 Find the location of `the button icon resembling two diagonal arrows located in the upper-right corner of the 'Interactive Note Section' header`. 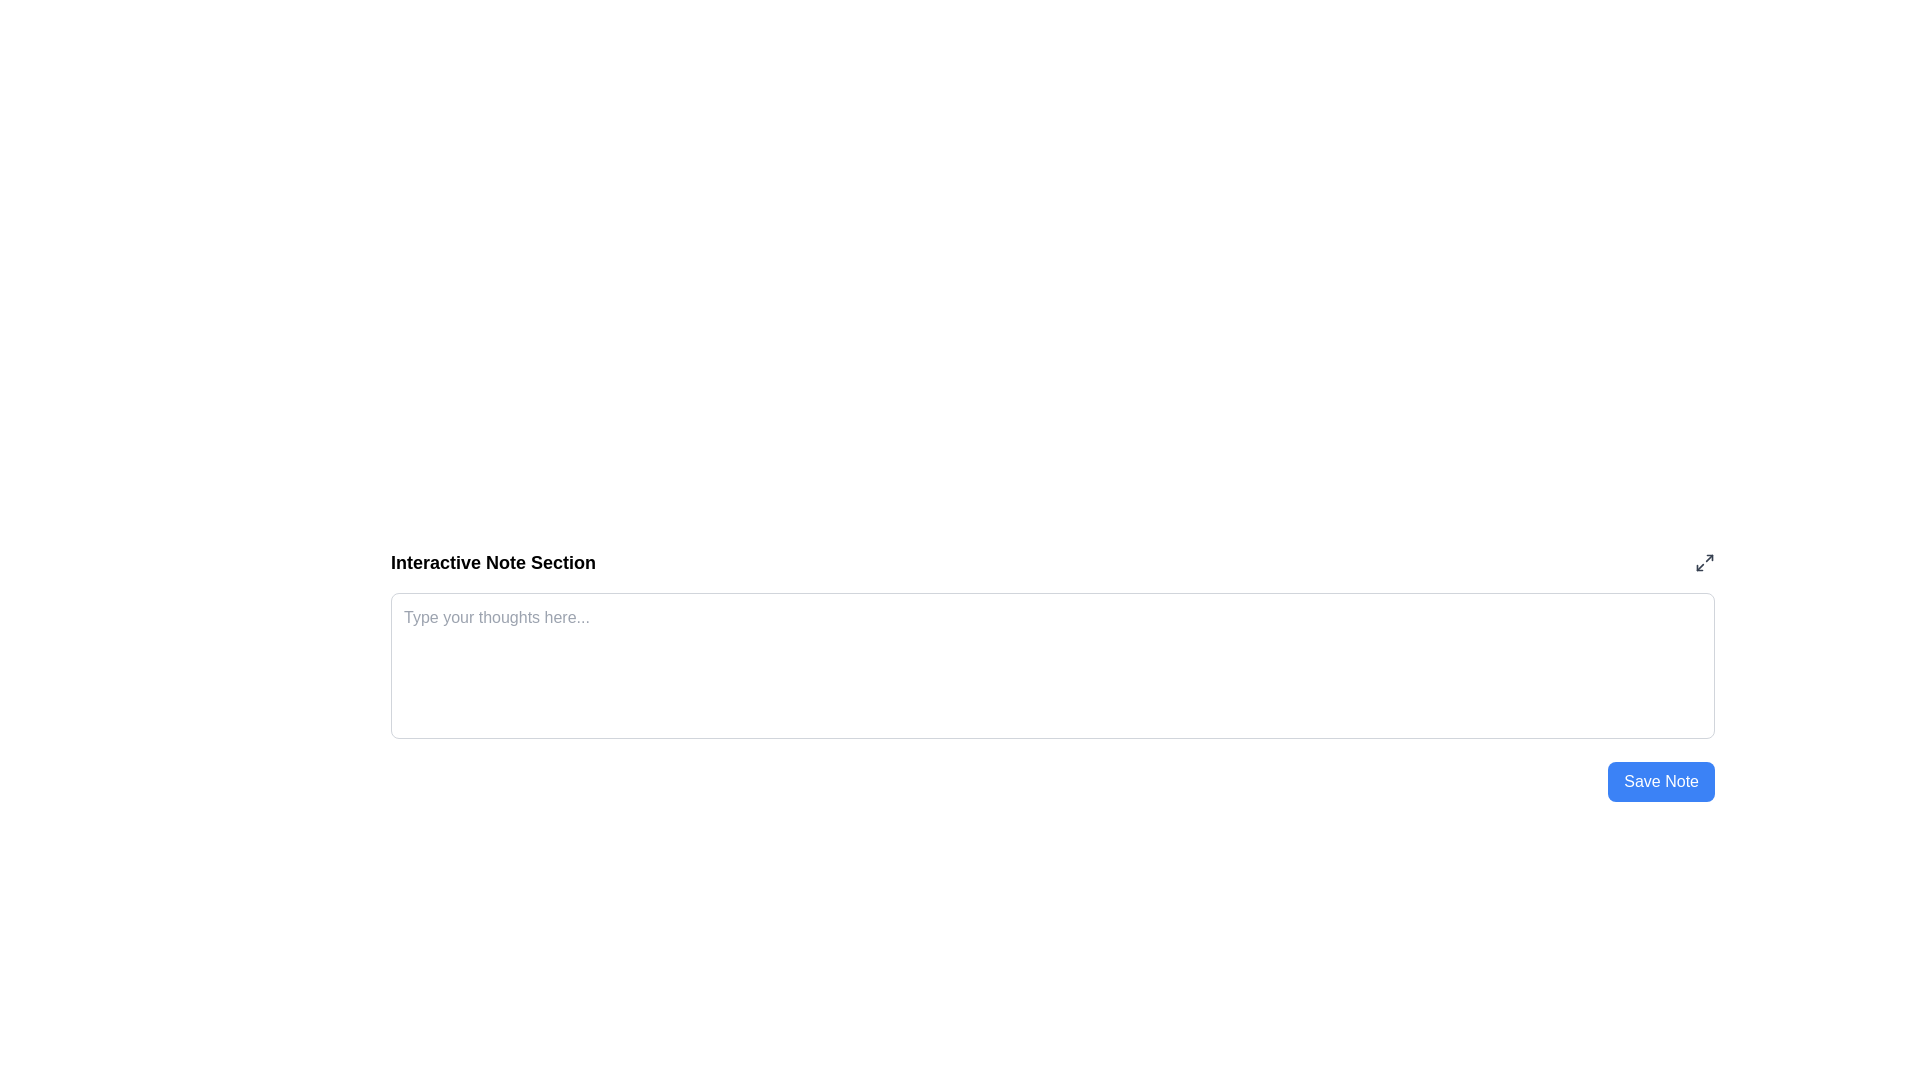

the button icon resembling two diagonal arrows located in the upper-right corner of the 'Interactive Note Section' header is located at coordinates (1703, 563).